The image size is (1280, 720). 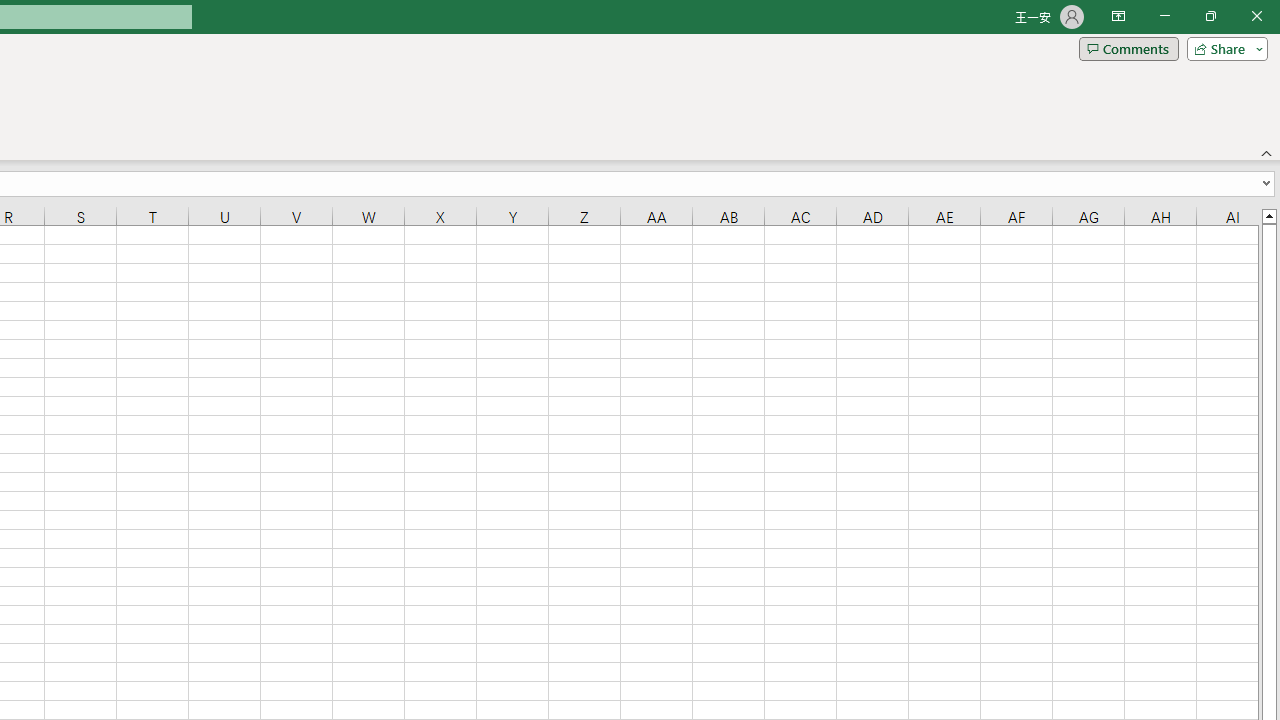 I want to click on 'Ribbon Display Options', so click(x=1117, y=16).